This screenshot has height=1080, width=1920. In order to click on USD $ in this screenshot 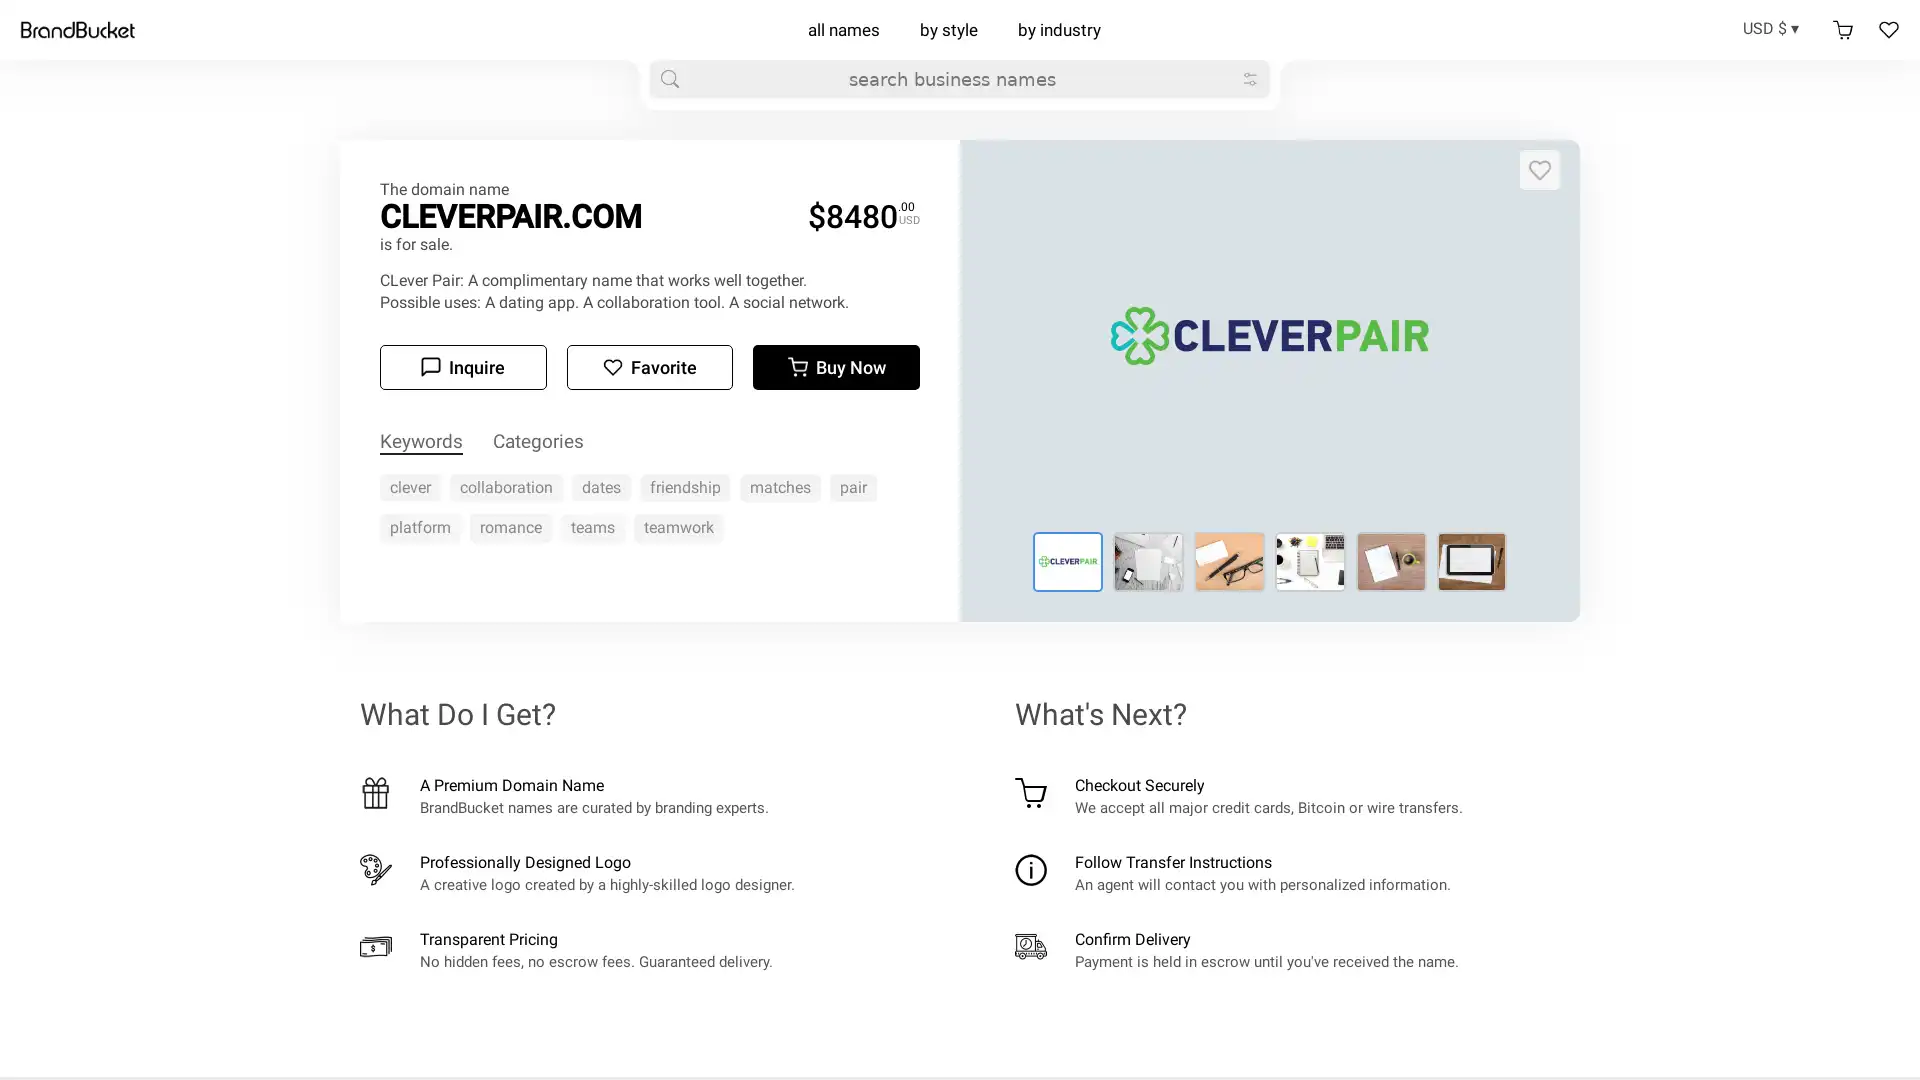, I will do `click(1777, 27)`.